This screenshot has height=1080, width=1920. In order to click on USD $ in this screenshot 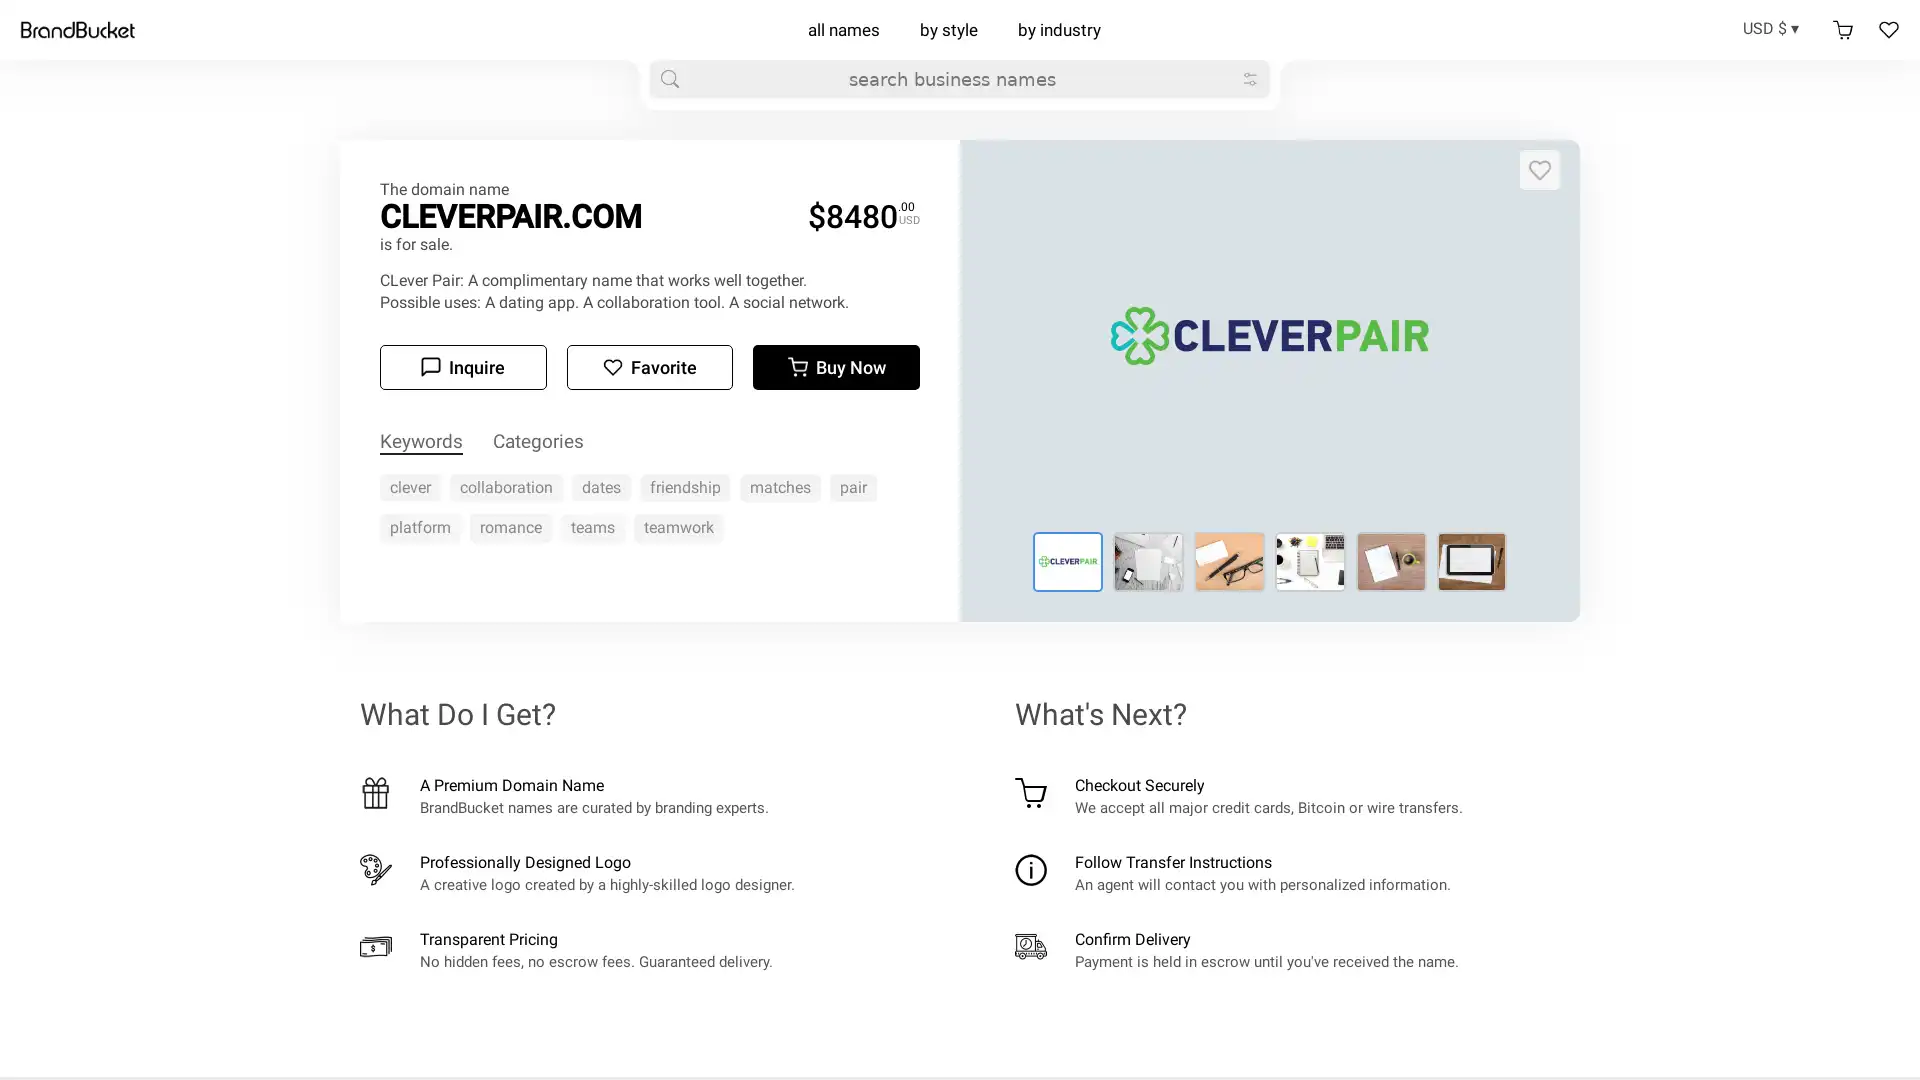, I will do `click(1777, 27)`.